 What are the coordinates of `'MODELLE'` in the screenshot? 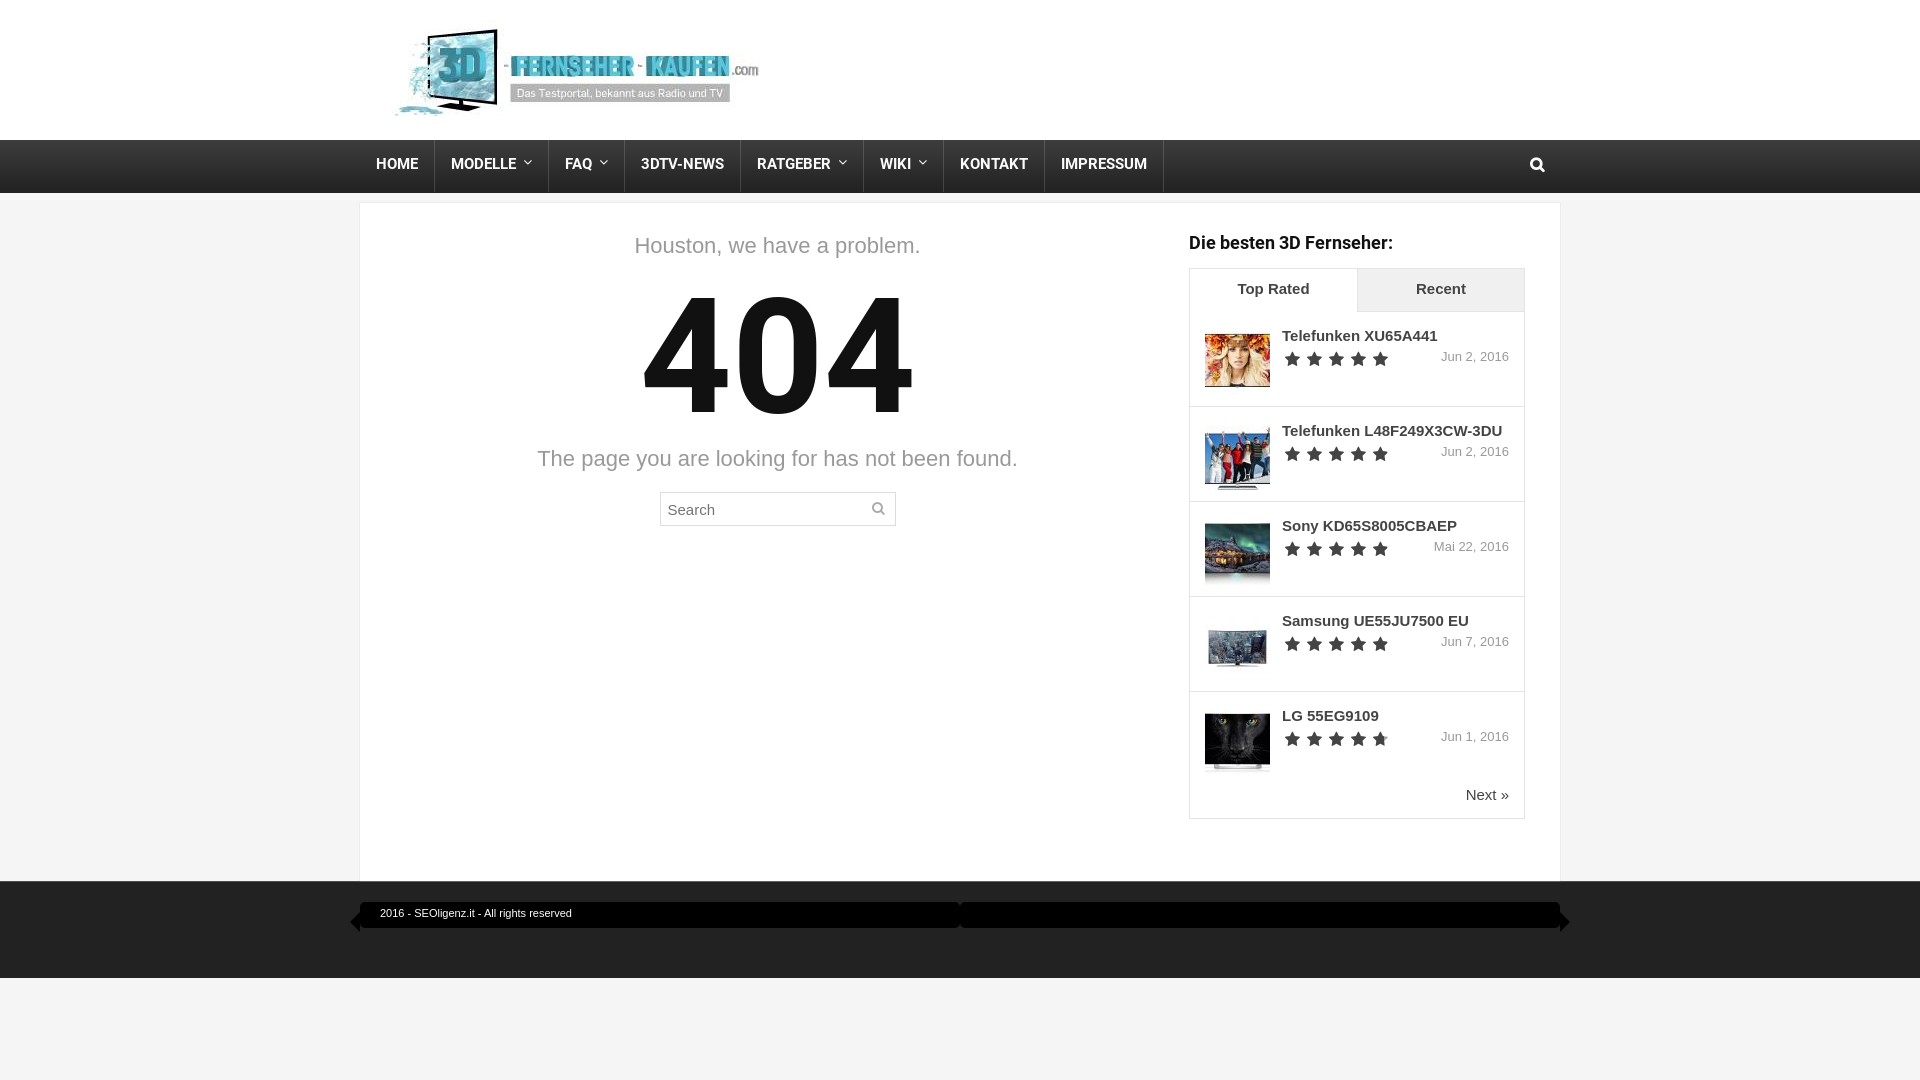 It's located at (491, 163).